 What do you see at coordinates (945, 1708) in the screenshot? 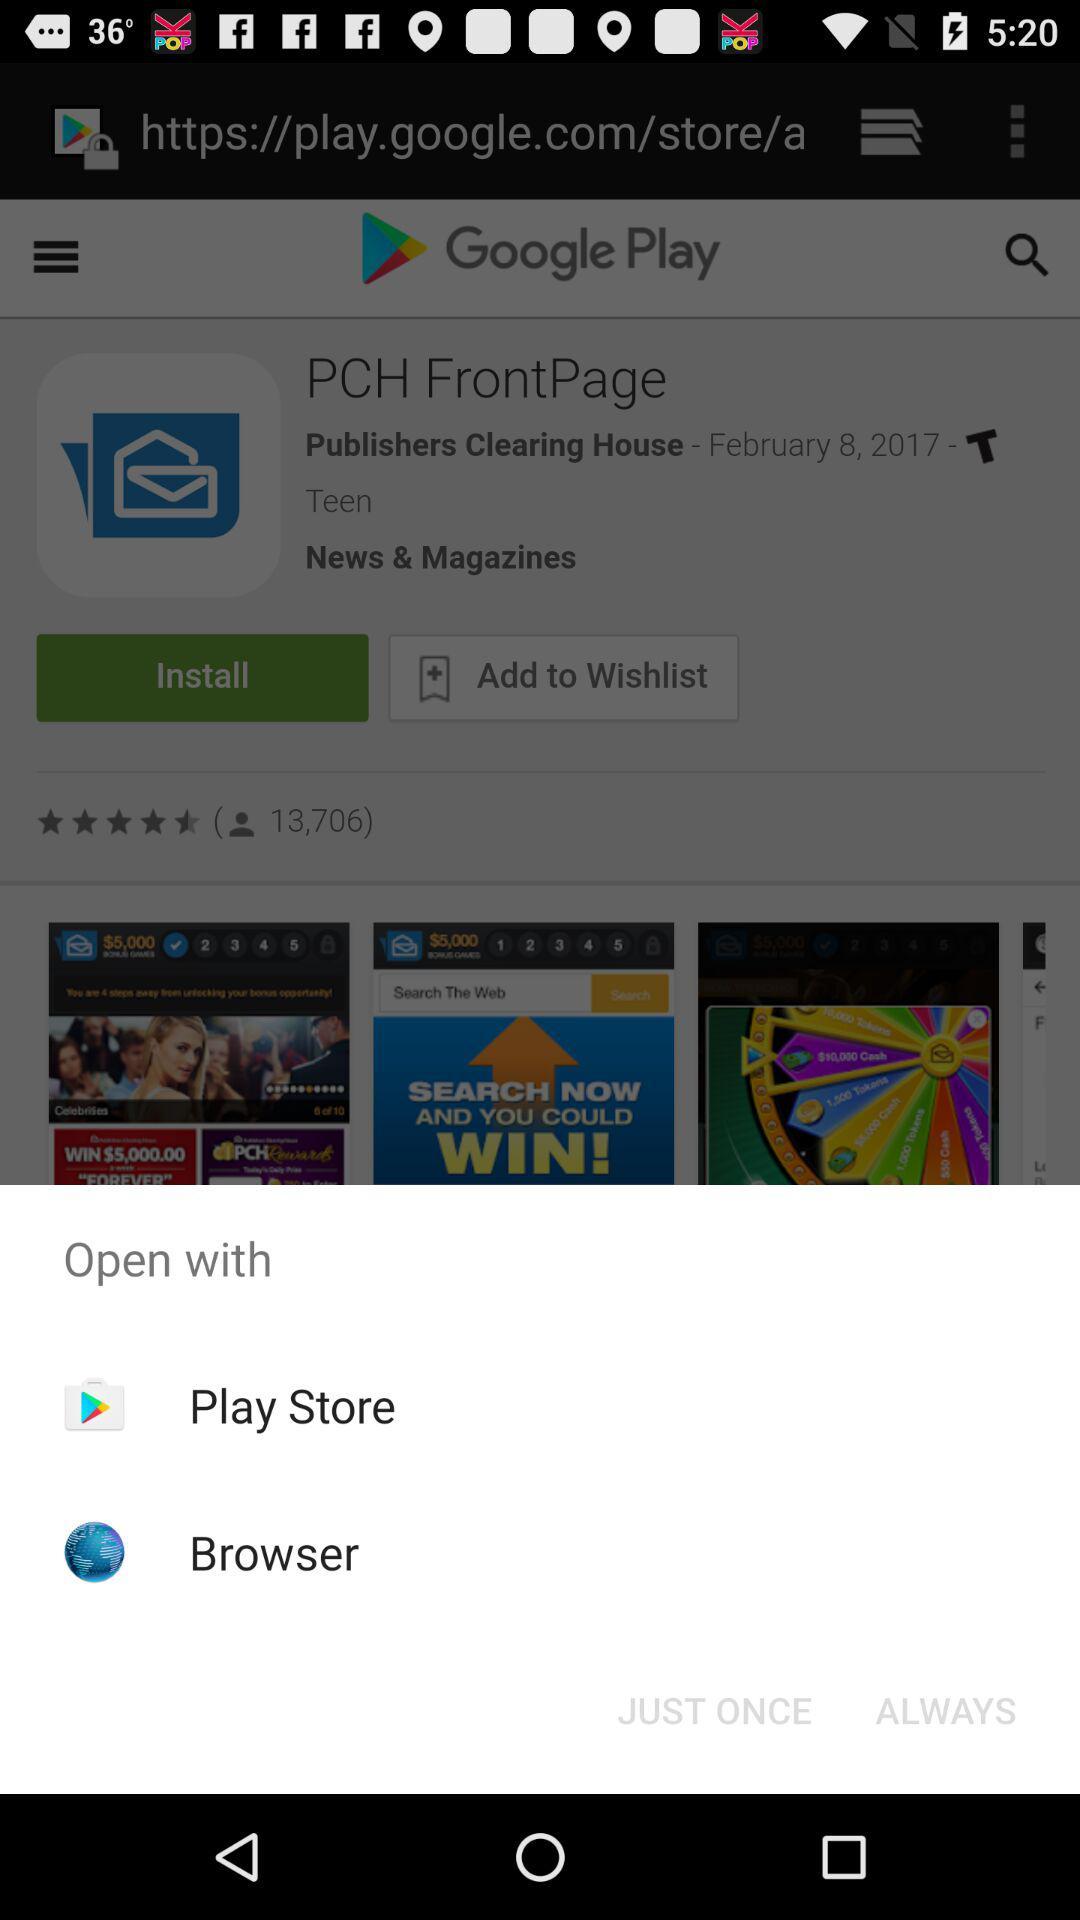
I see `icon to the right of the just once button` at bounding box center [945, 1708].